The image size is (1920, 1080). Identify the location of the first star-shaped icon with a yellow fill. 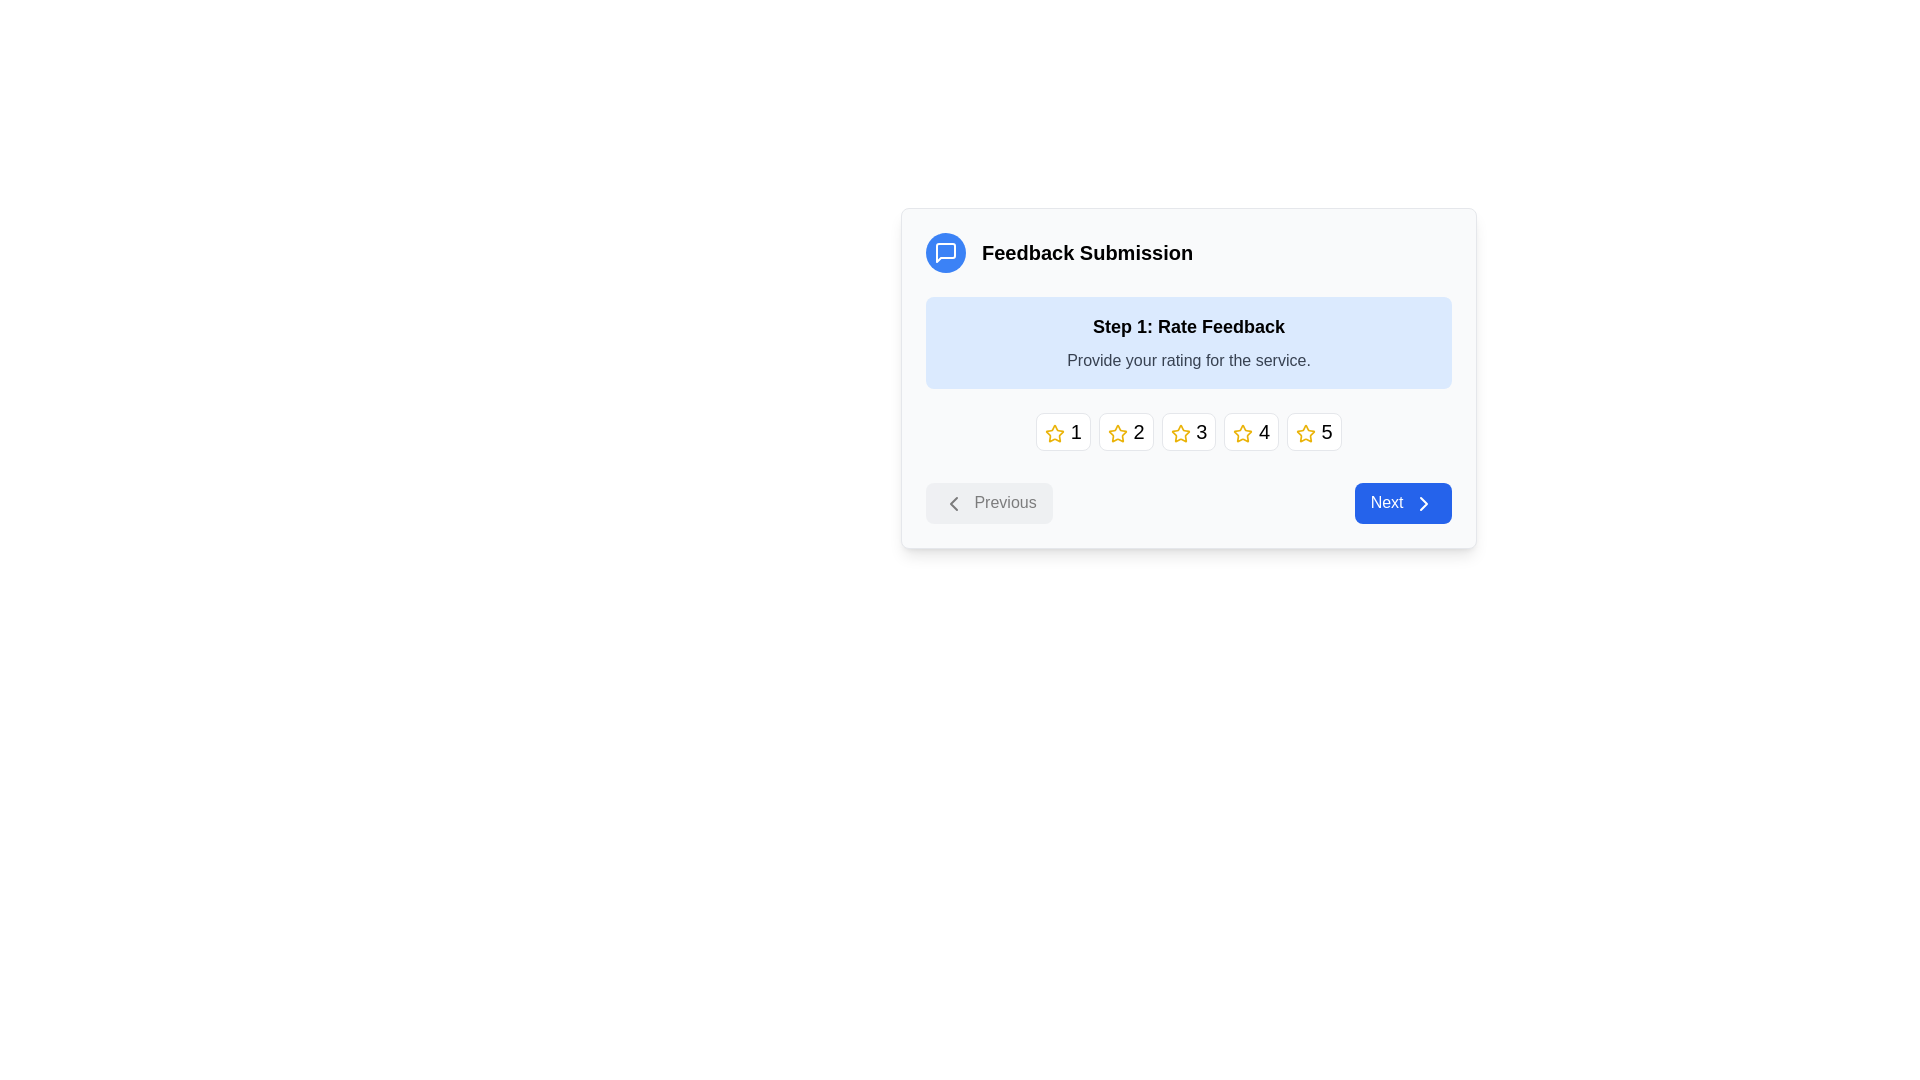
(1054, 432).